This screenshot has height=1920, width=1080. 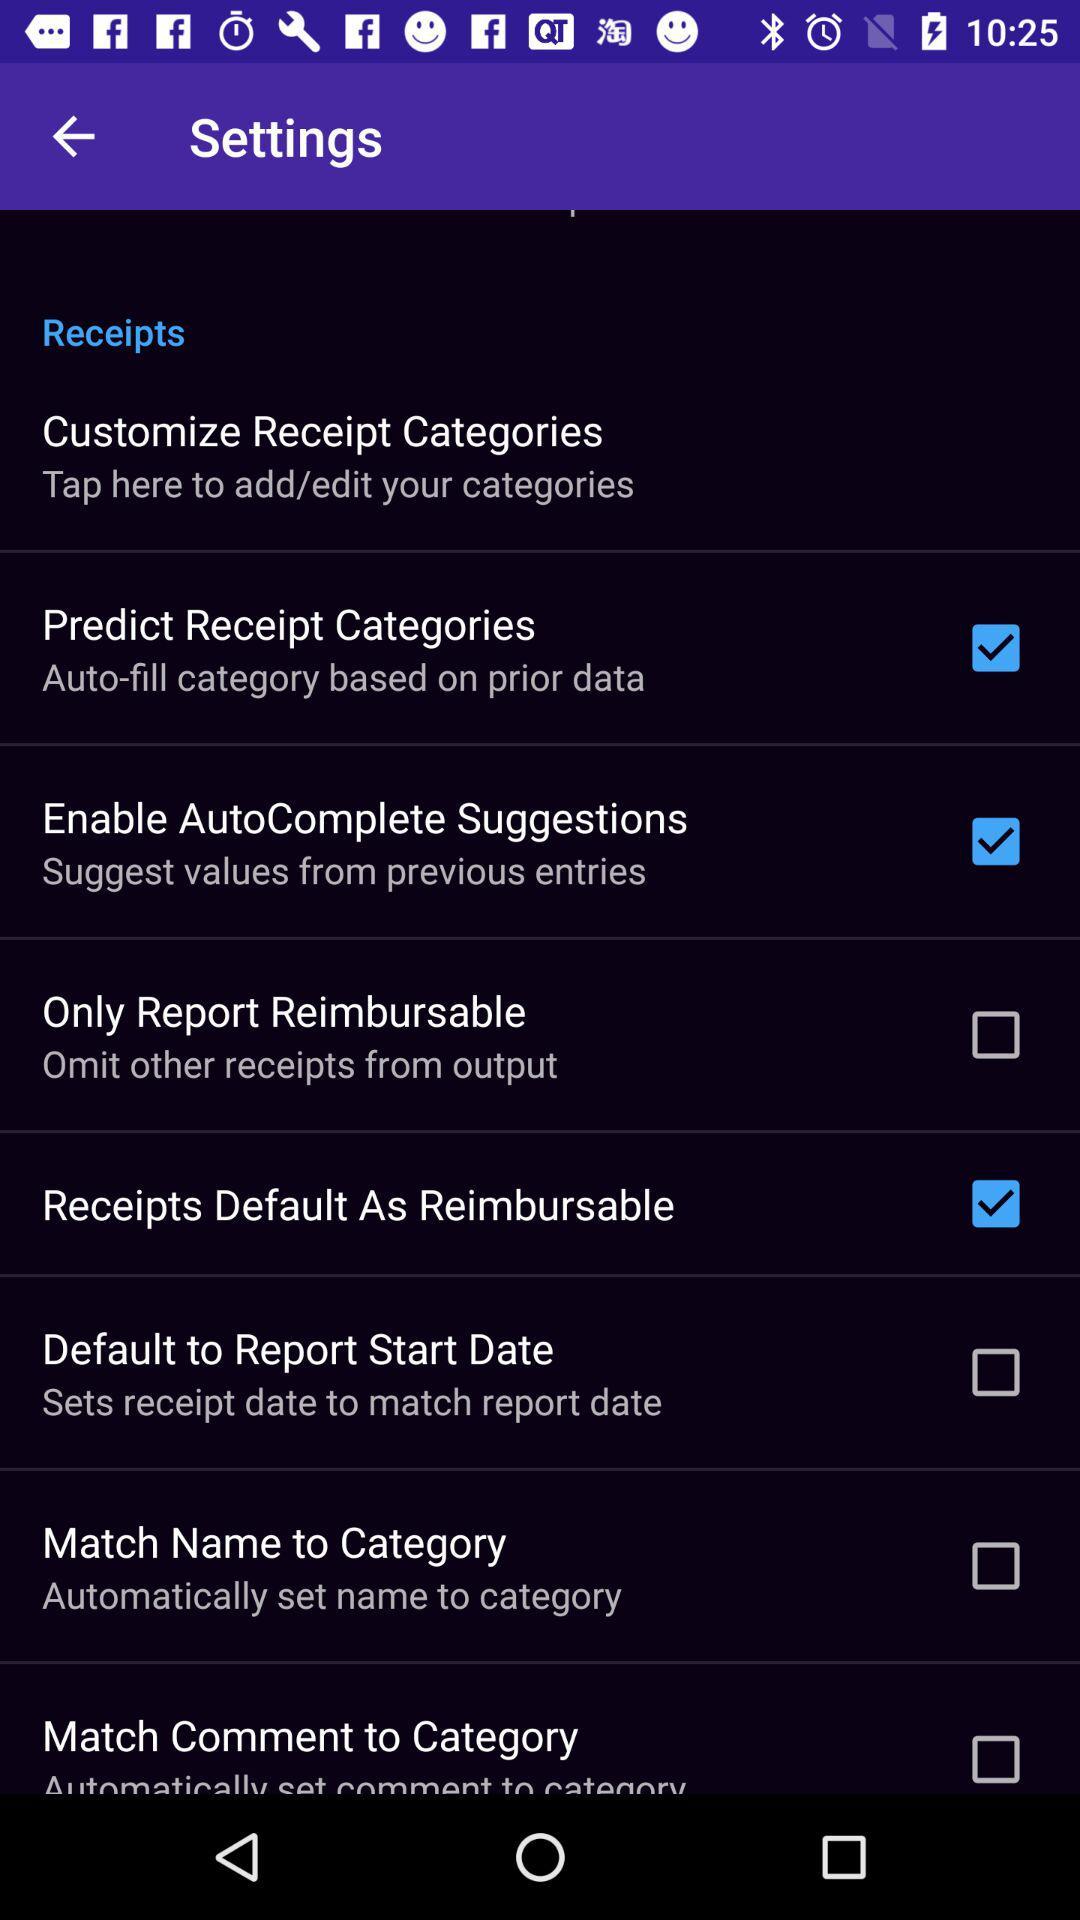 What do you see at coordinates (284, 1010) in the screenshot?
I see `the icon below the suggest values from` at bounding box center [284, 1010].